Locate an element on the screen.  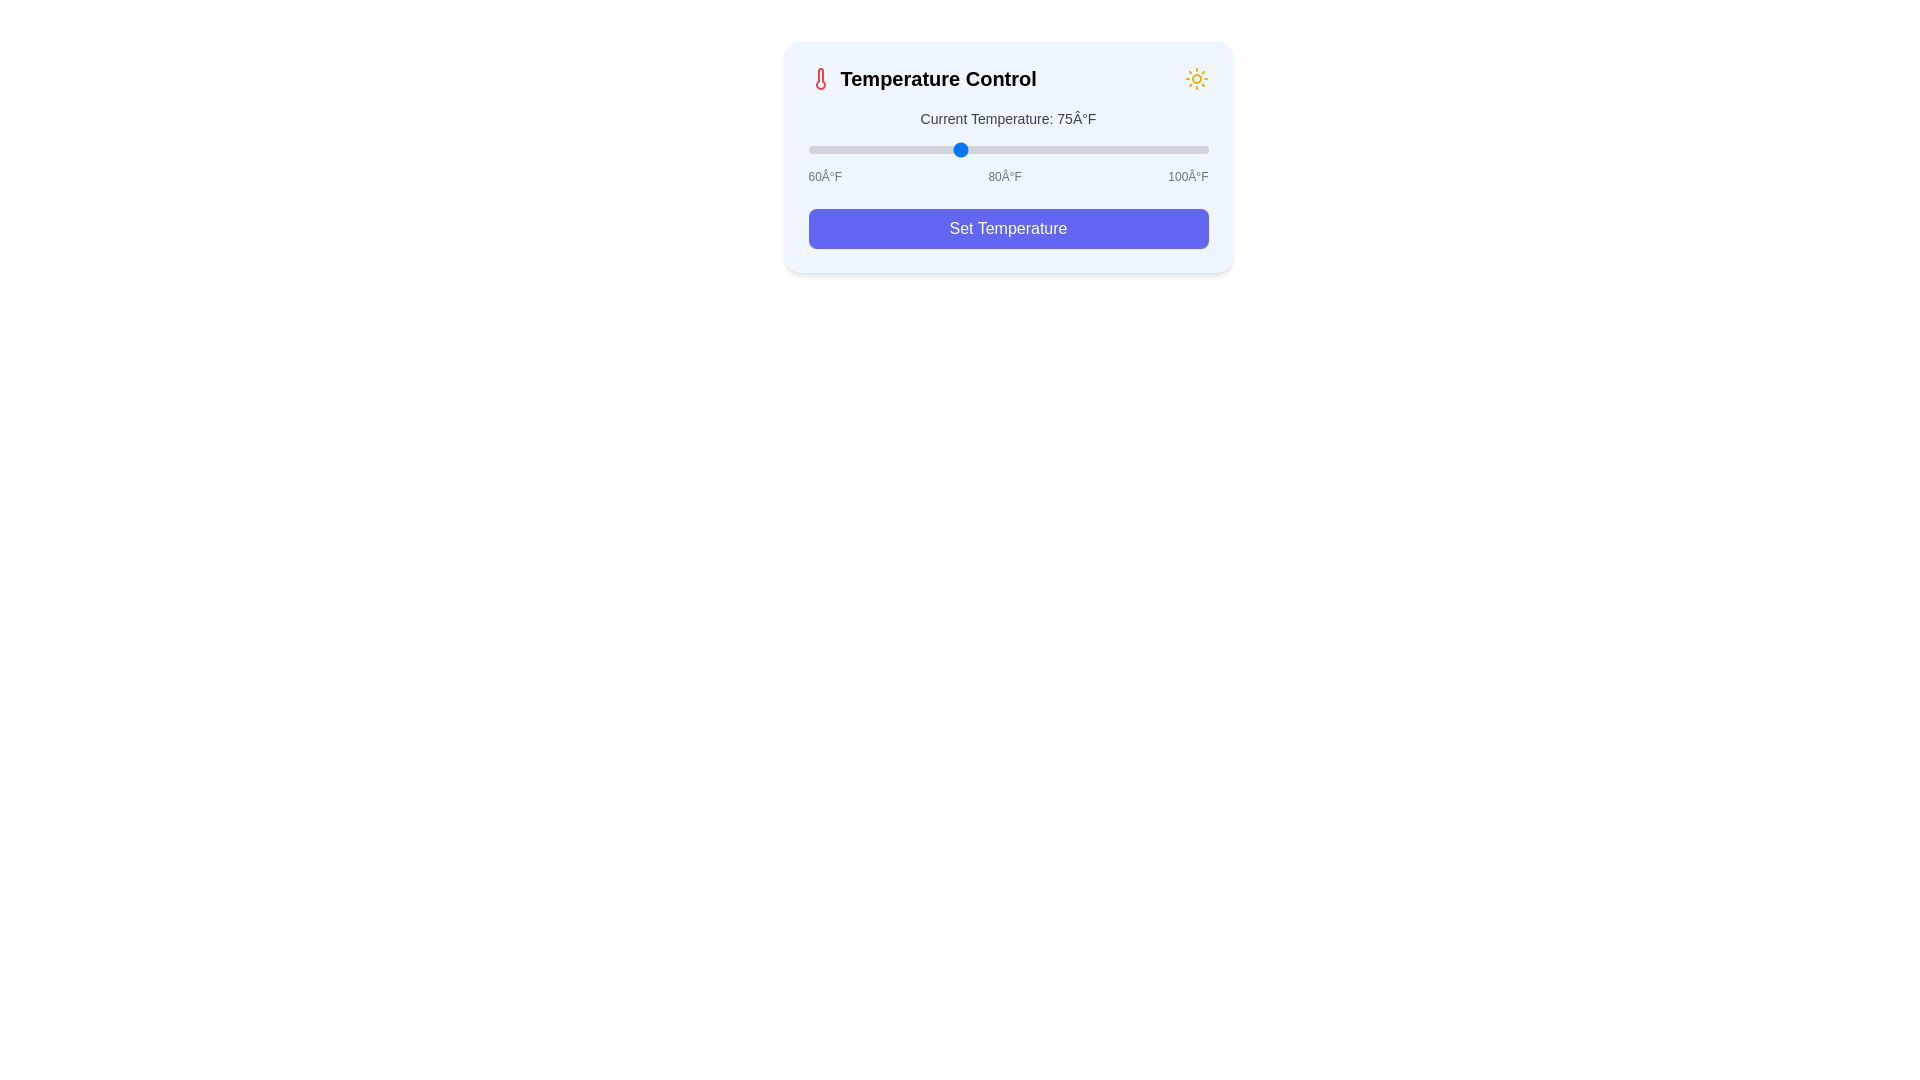
the temperature is located at coordinates (1158, 149).